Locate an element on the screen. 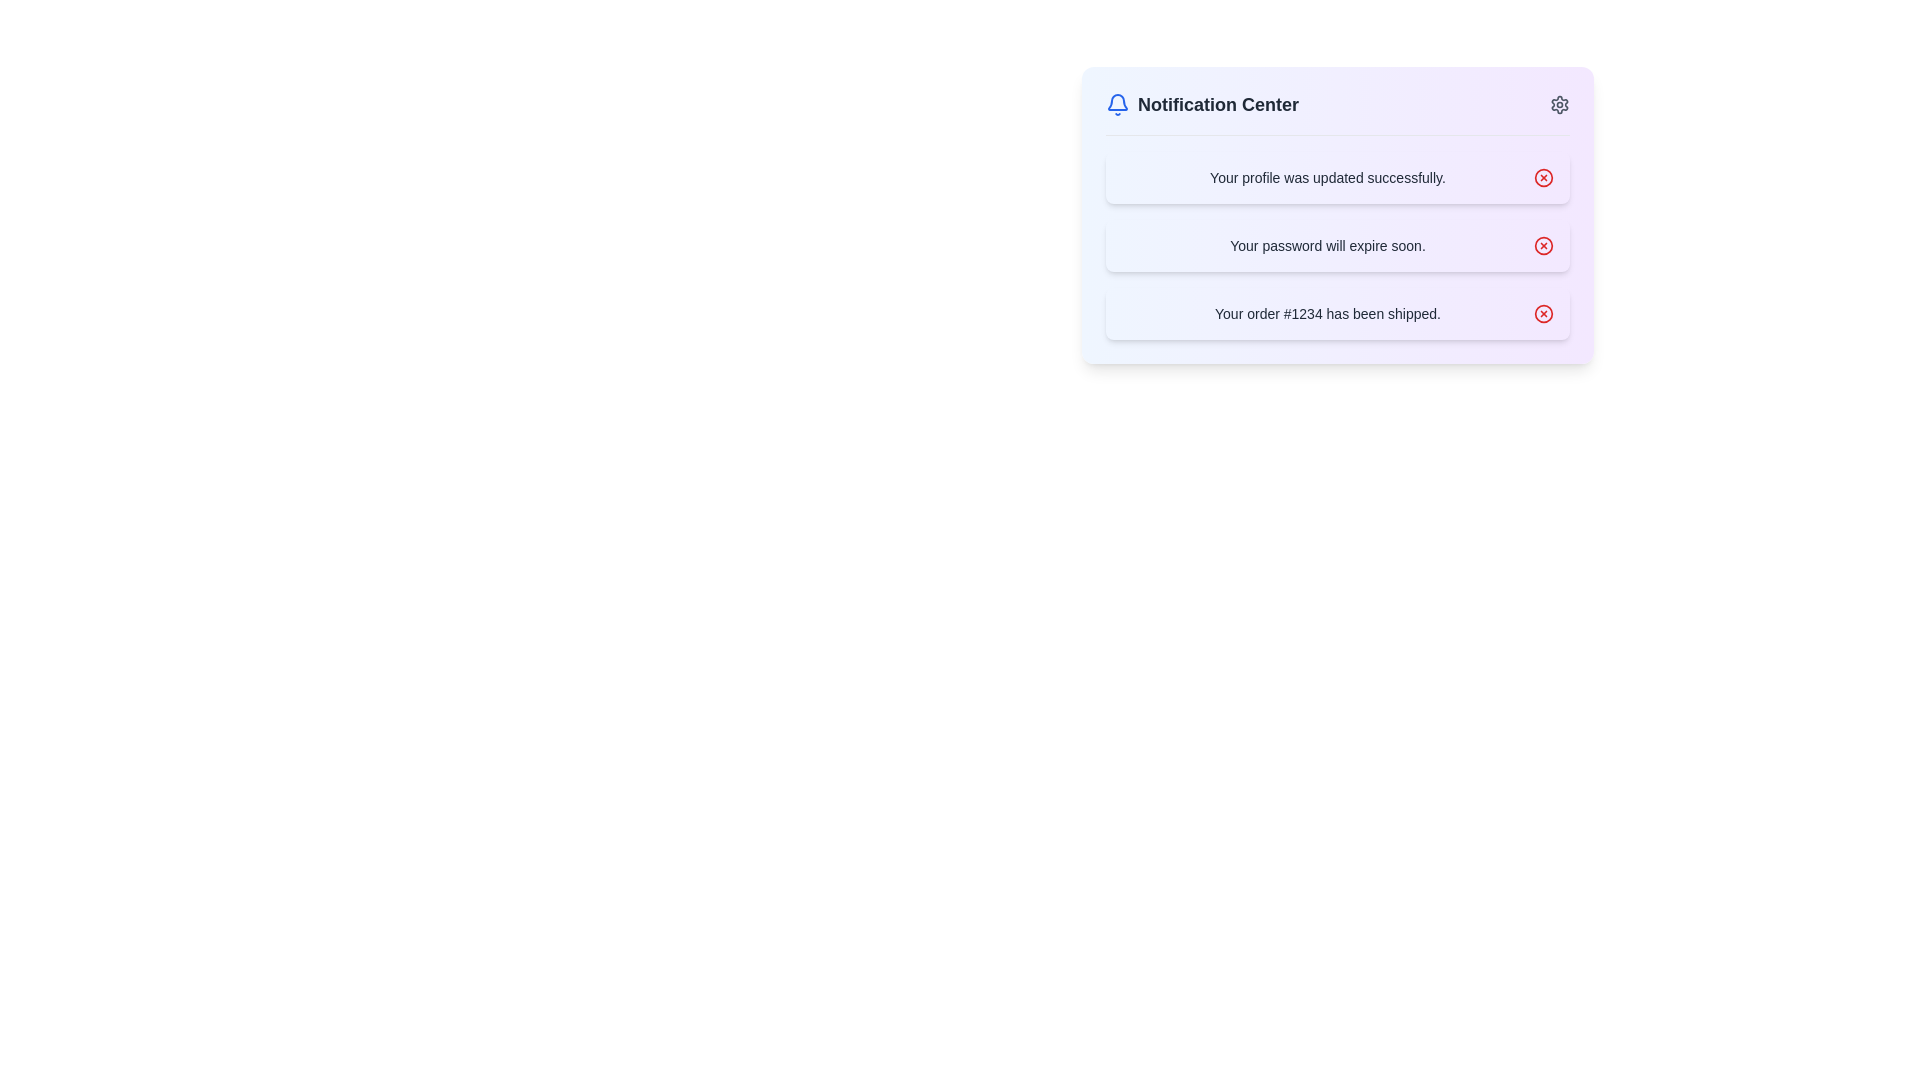 The height and width of the screenshot is (1080, 1920). the gear-shaped settings icon is located at coordinates (1559, 104).